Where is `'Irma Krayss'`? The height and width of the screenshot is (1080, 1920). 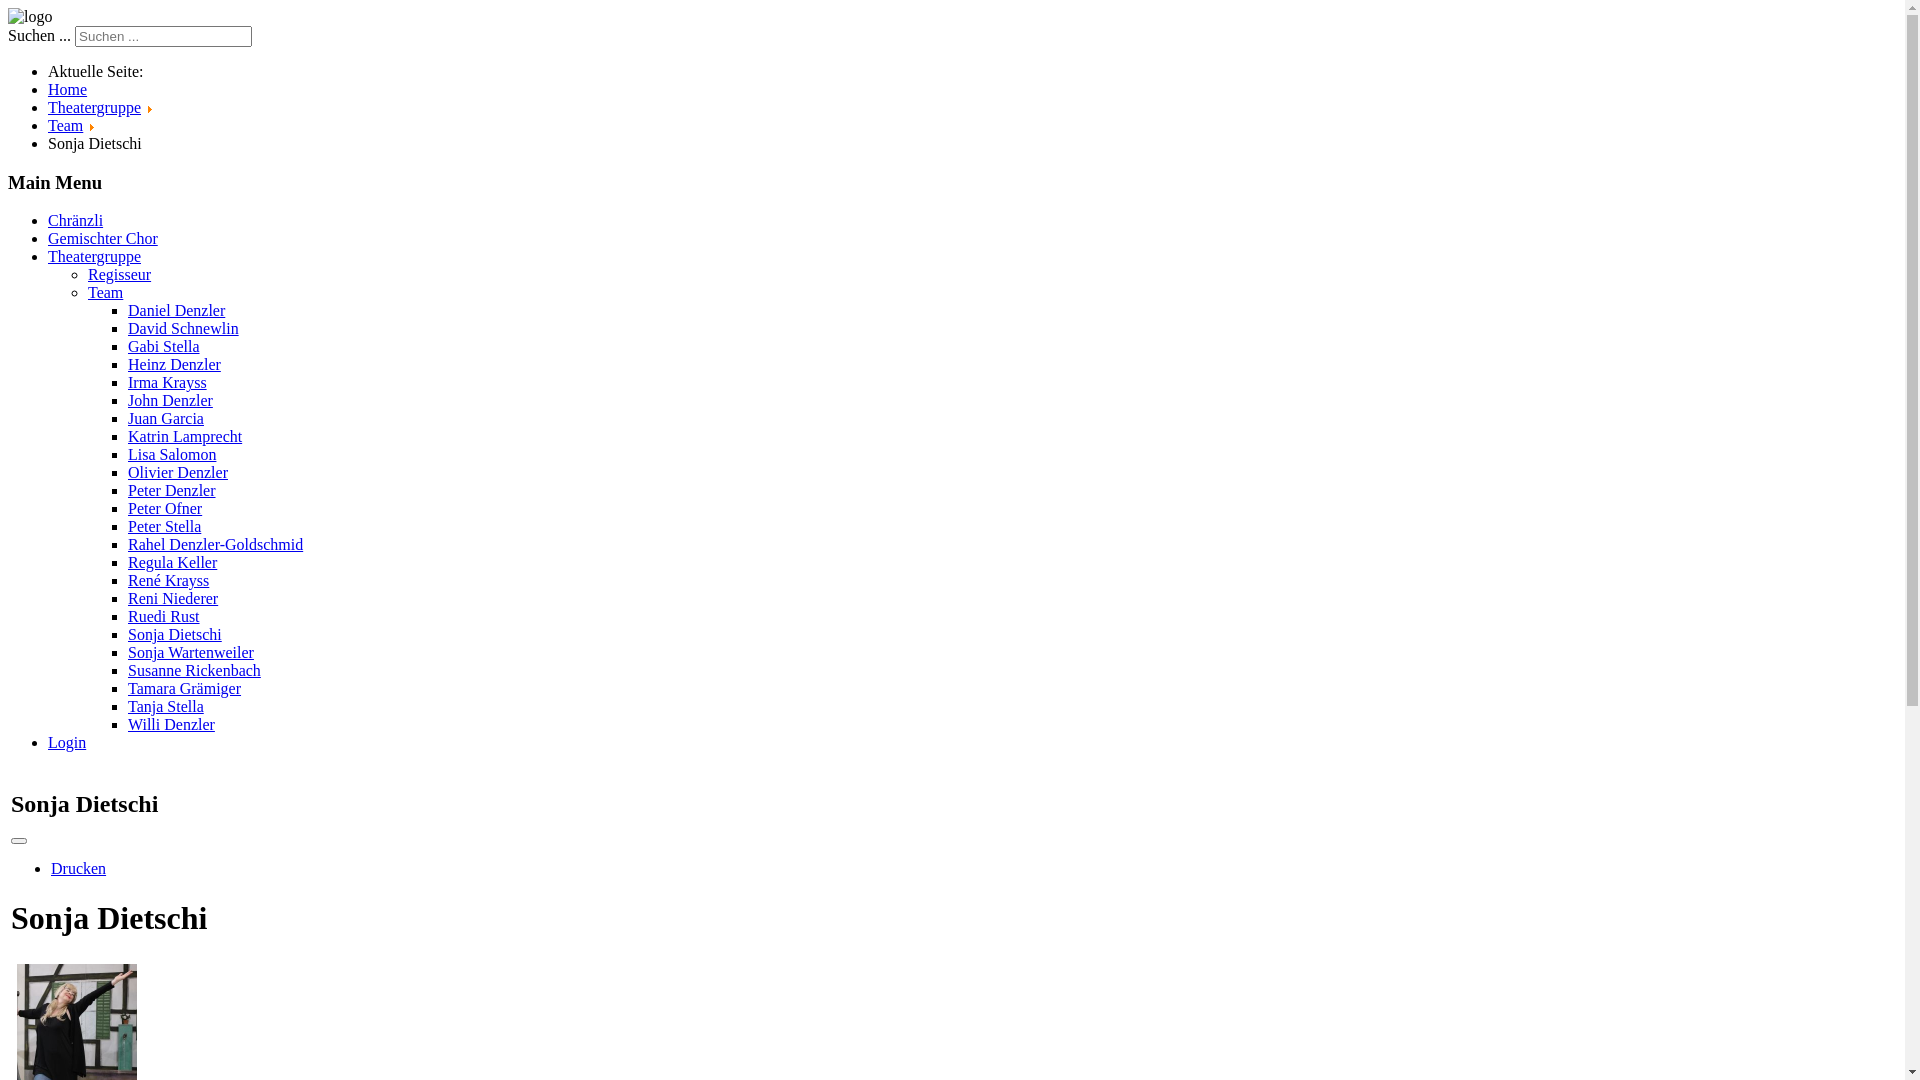 'Irma Krayss' is located at coordinates (167, 382).